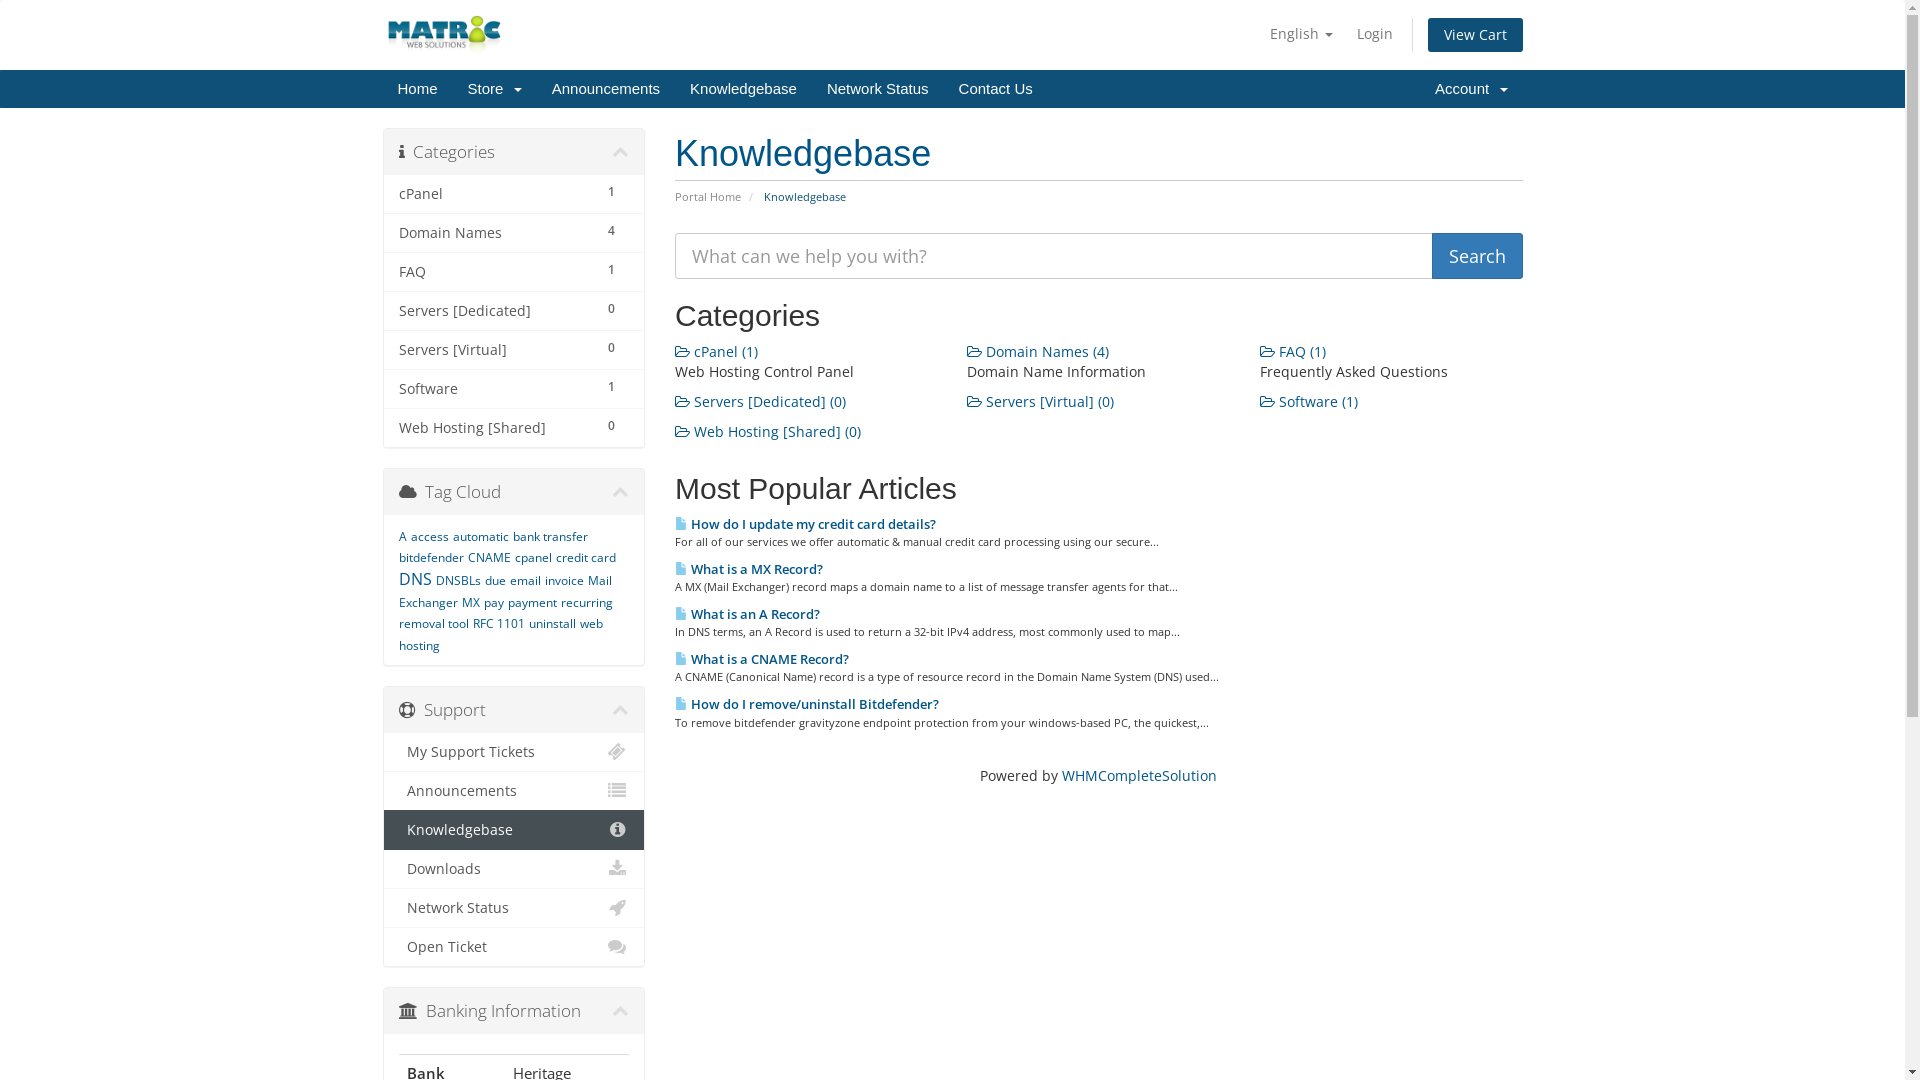 This screenshot has width=1920, height=1080. I want to click on 'uninstall', so click(551, 622).